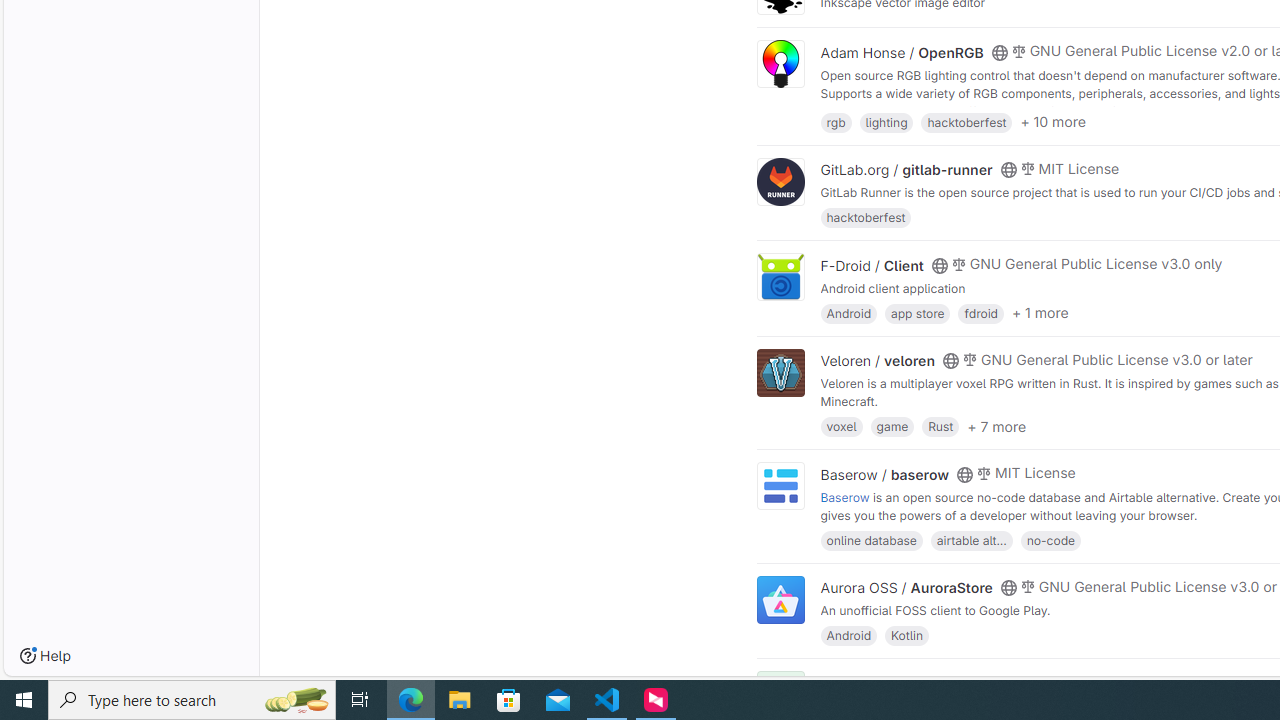  Describe the element at coordinates (996, 424) in the screenshot. I see `'+ 7 more'` at that location.